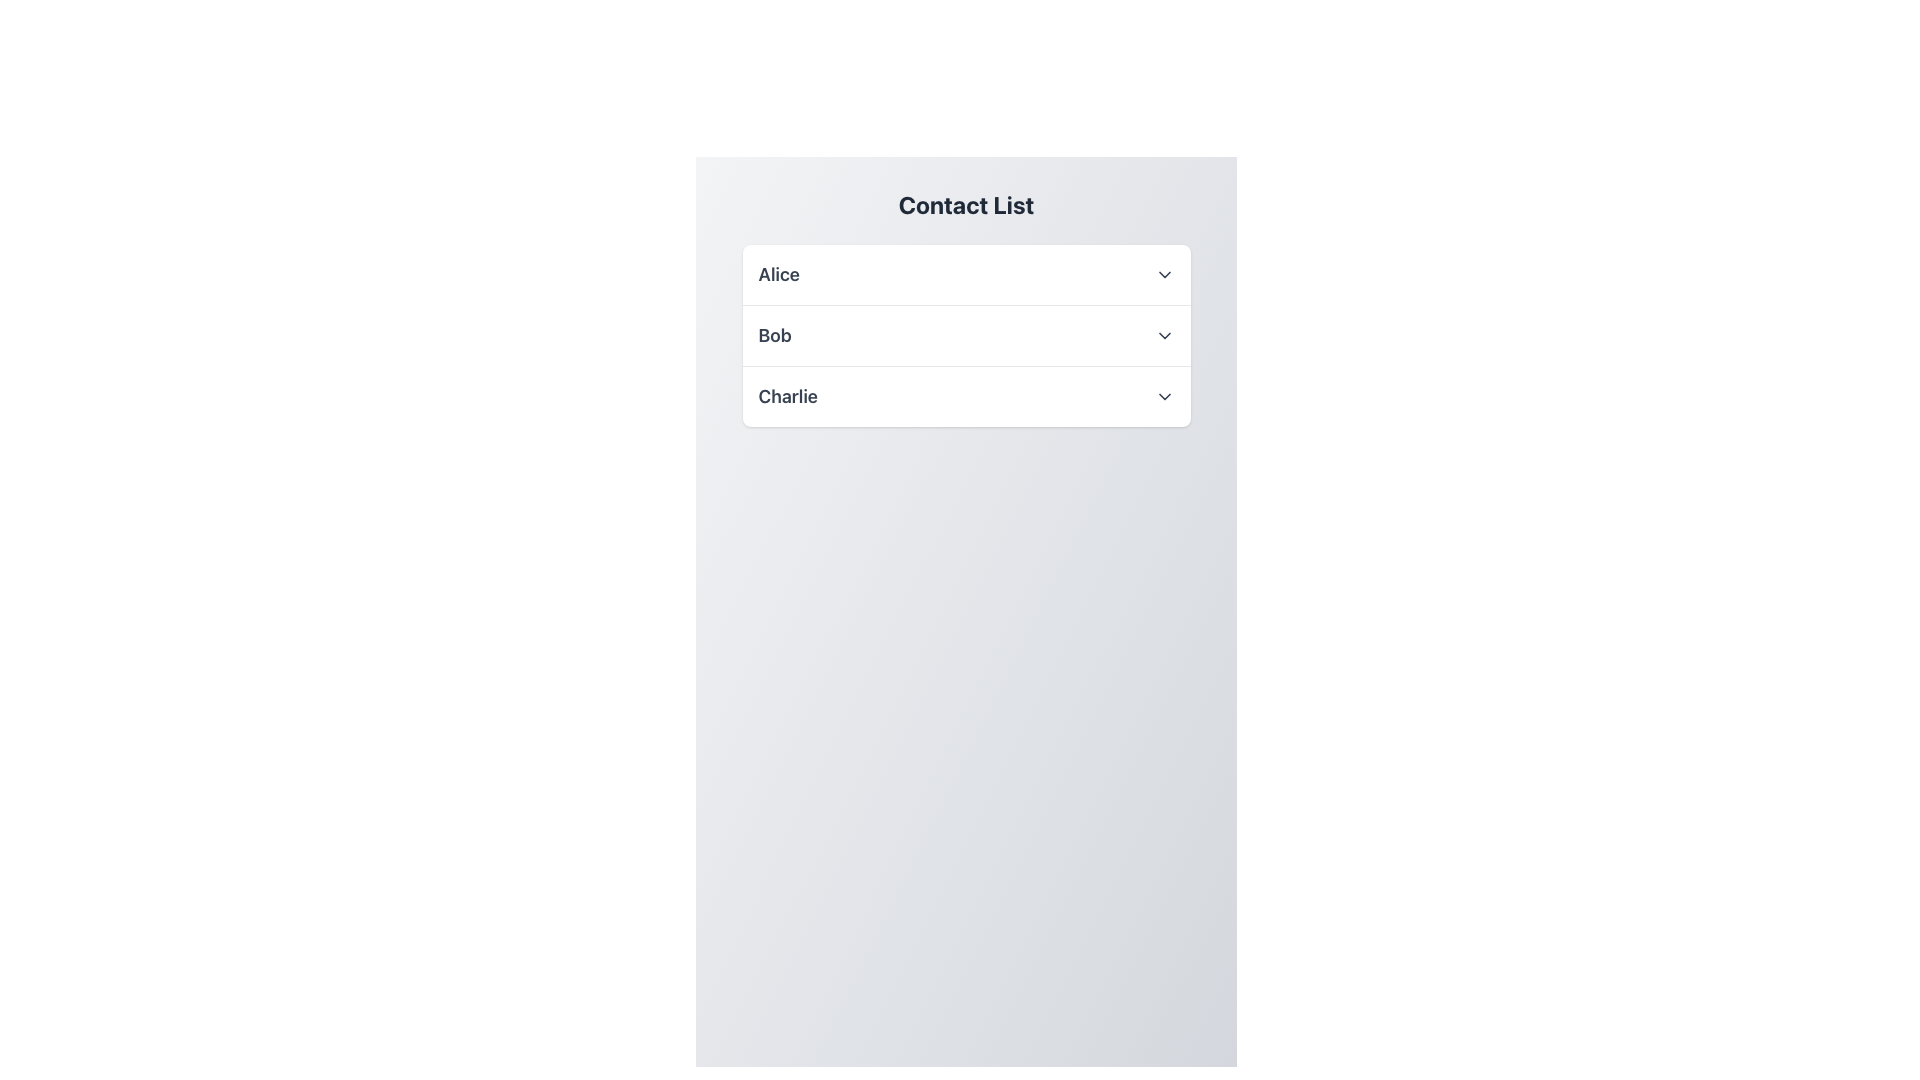 Image resolution: width=1920 pixels, height=1080 pixels. Describe the element at coordinates (787, 397) in the screenshot. I see `the text label displaying 'Charlie' in the contact list, located in the third row to the left of an arrow icon` at that location.